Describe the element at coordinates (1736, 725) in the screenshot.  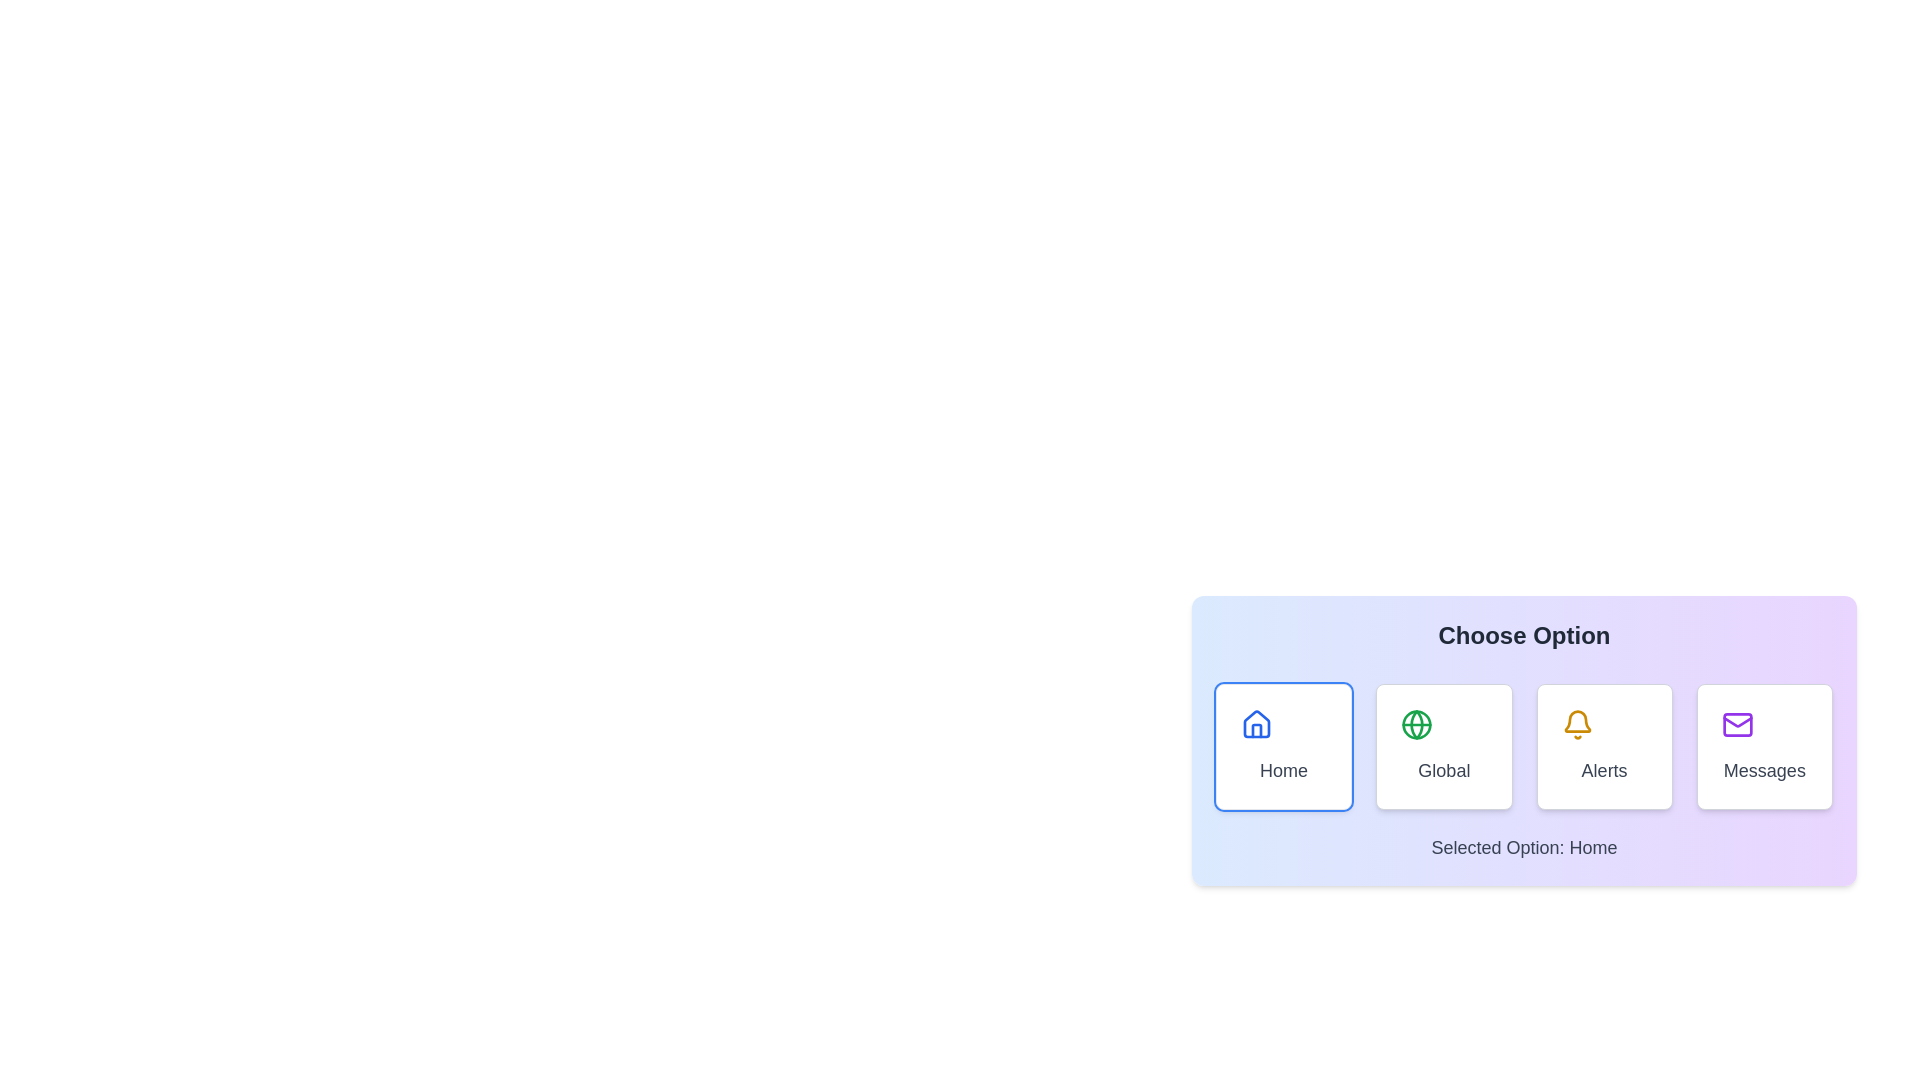
I see `the mail icon within the 'Messages' card` at that location.